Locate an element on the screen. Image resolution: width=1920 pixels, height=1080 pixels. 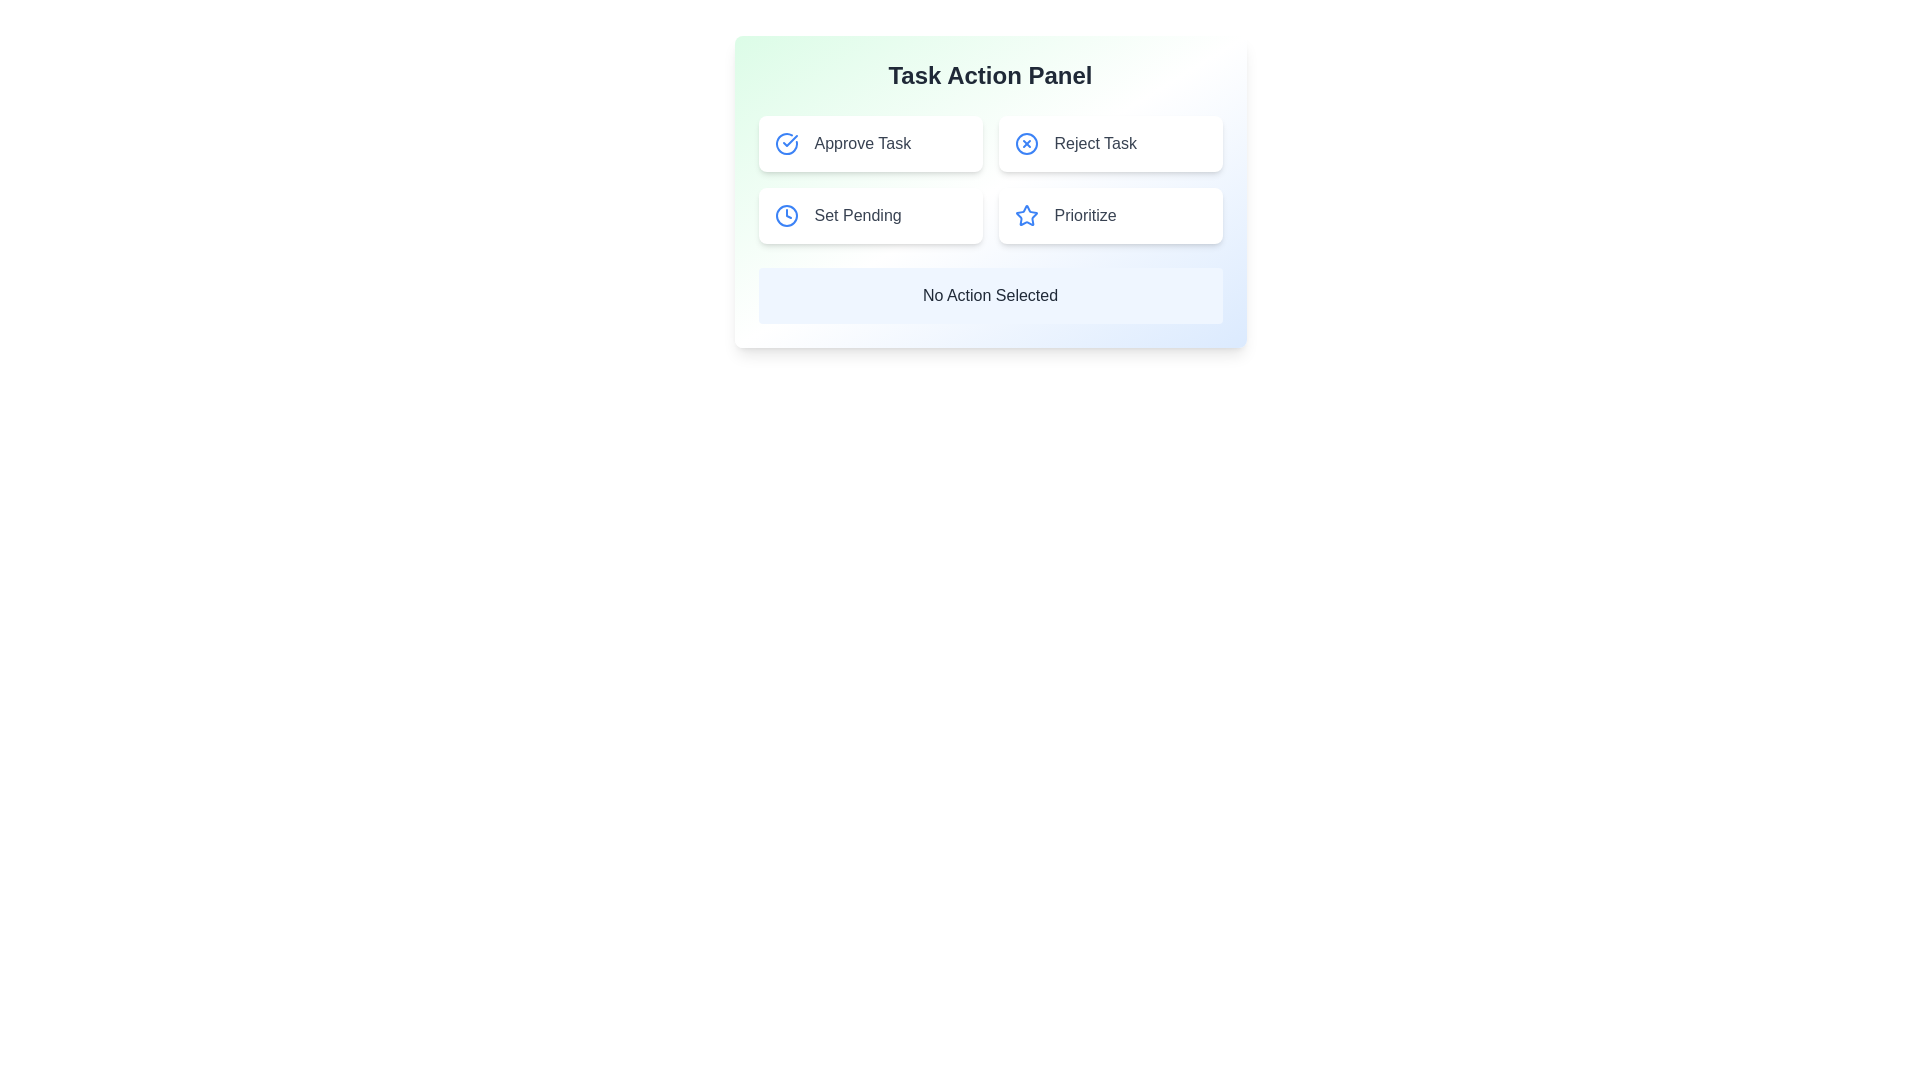
the control panel that allows users to select actions like approving, rejecting, or prioritizing tasks, which is centrally located in the top region of the visible area is located at coordinates (990, 192).